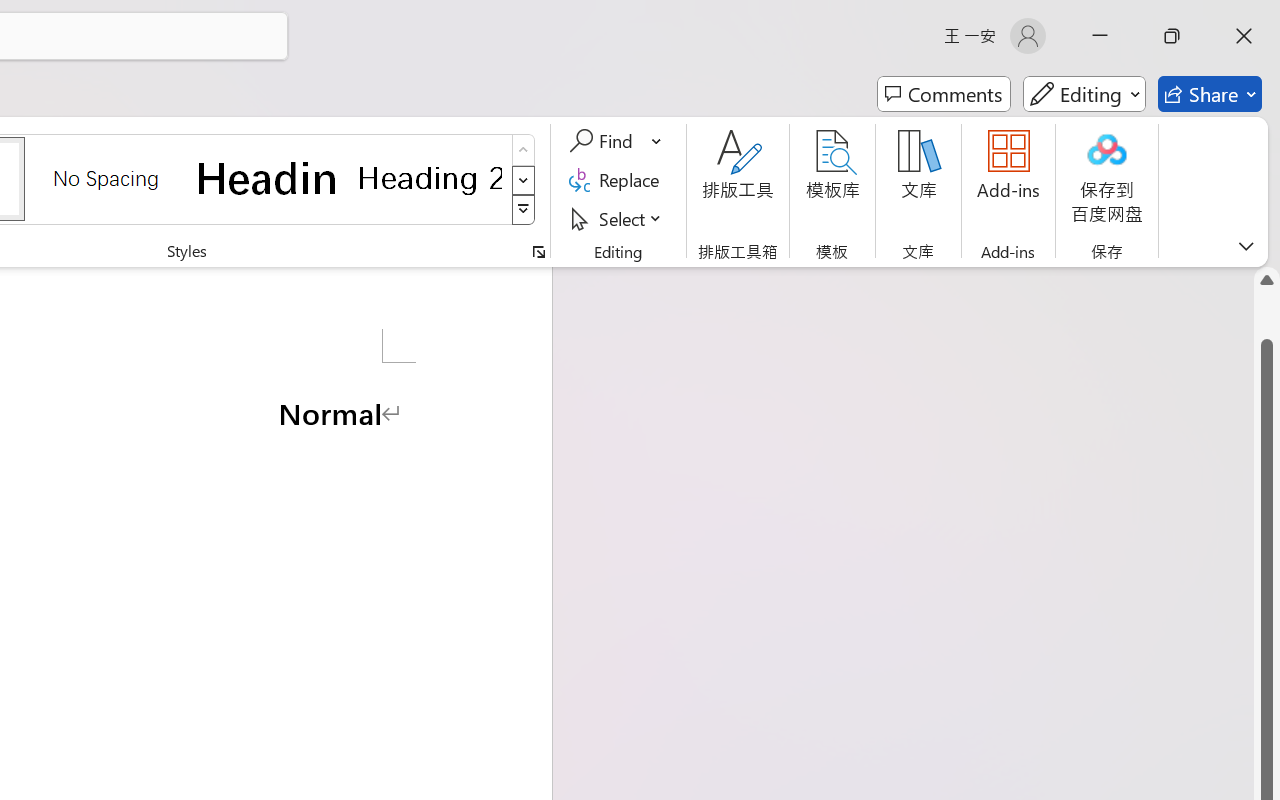 Image resolution: width=1280 pixels, height=800 pixels. Describe the element at coordinates (1266, 280) in the screenshot. I see `'Line up'` at that location.